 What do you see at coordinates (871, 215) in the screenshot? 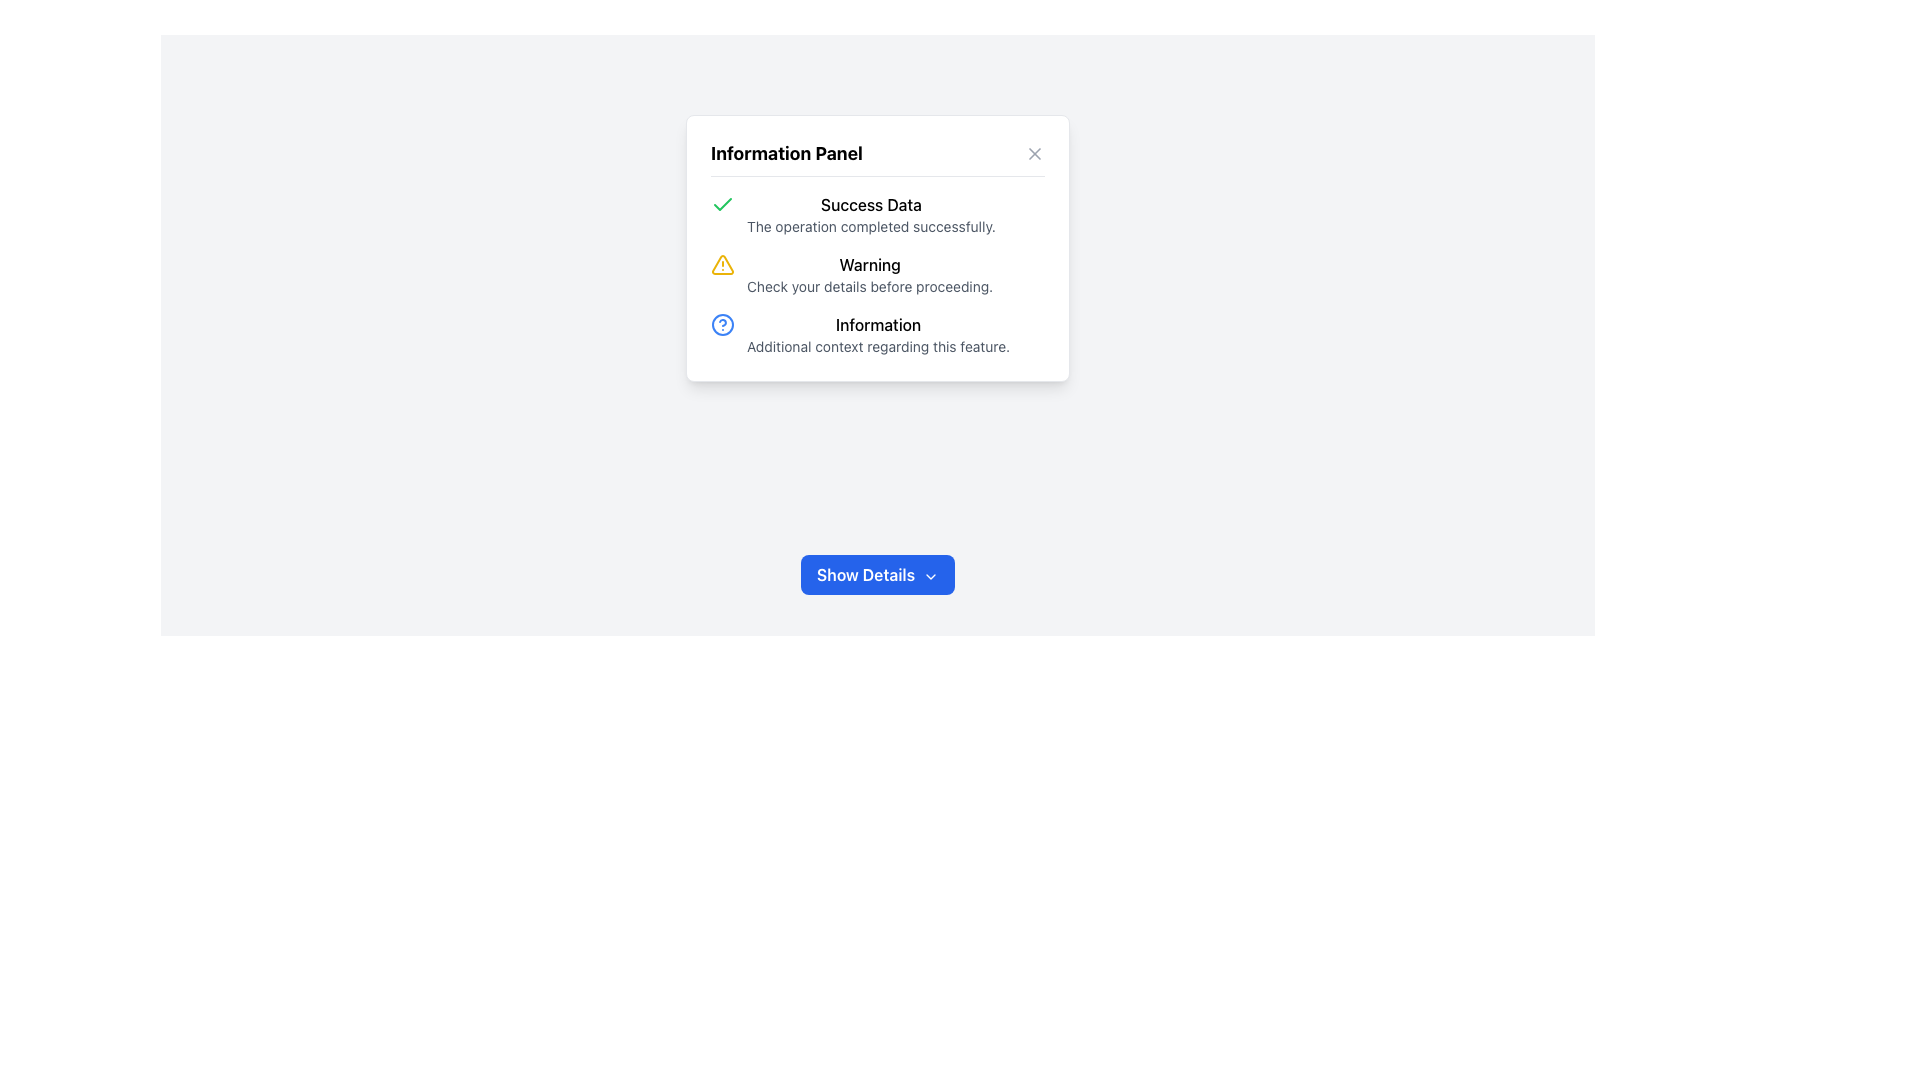
I see `success message displayed in the first content section of the information panel, which is located near a green checkmark icon` at bounding box center [871, 215].